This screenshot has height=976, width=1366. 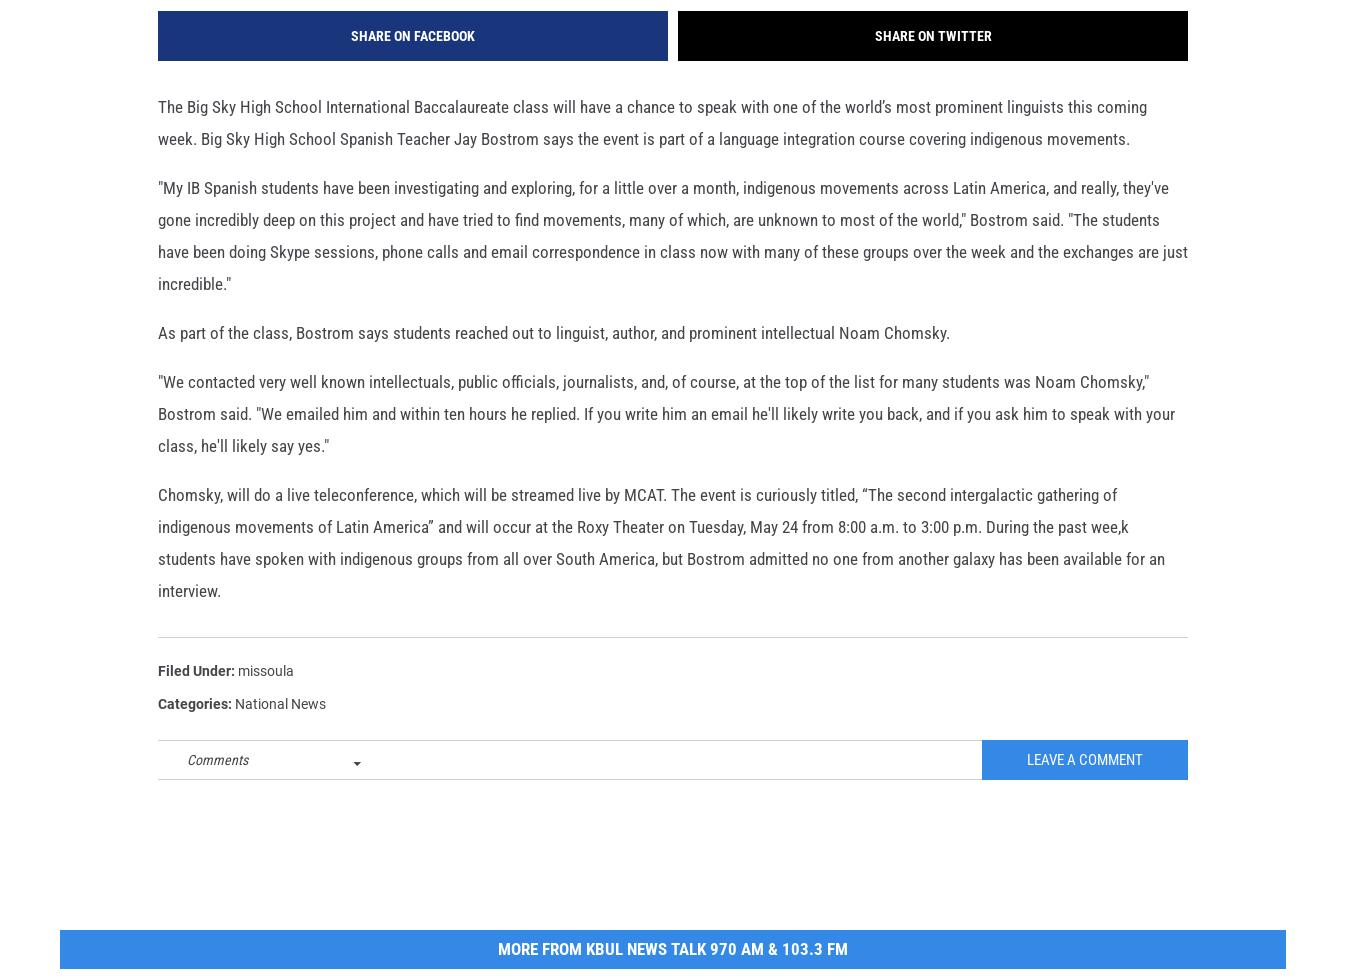 What do you see at coordinates (651, 153) in the screenshot?
I see `'The Big Sky High School International Baccalaureate class will have a chance to speak with one of the world’s most prominent linguists this coming week. Big Sky High School Spanish Teacher Jay Bostrom says the event is part of a language integration course covering indigenous movements.'` at bounding box center [651, 153].